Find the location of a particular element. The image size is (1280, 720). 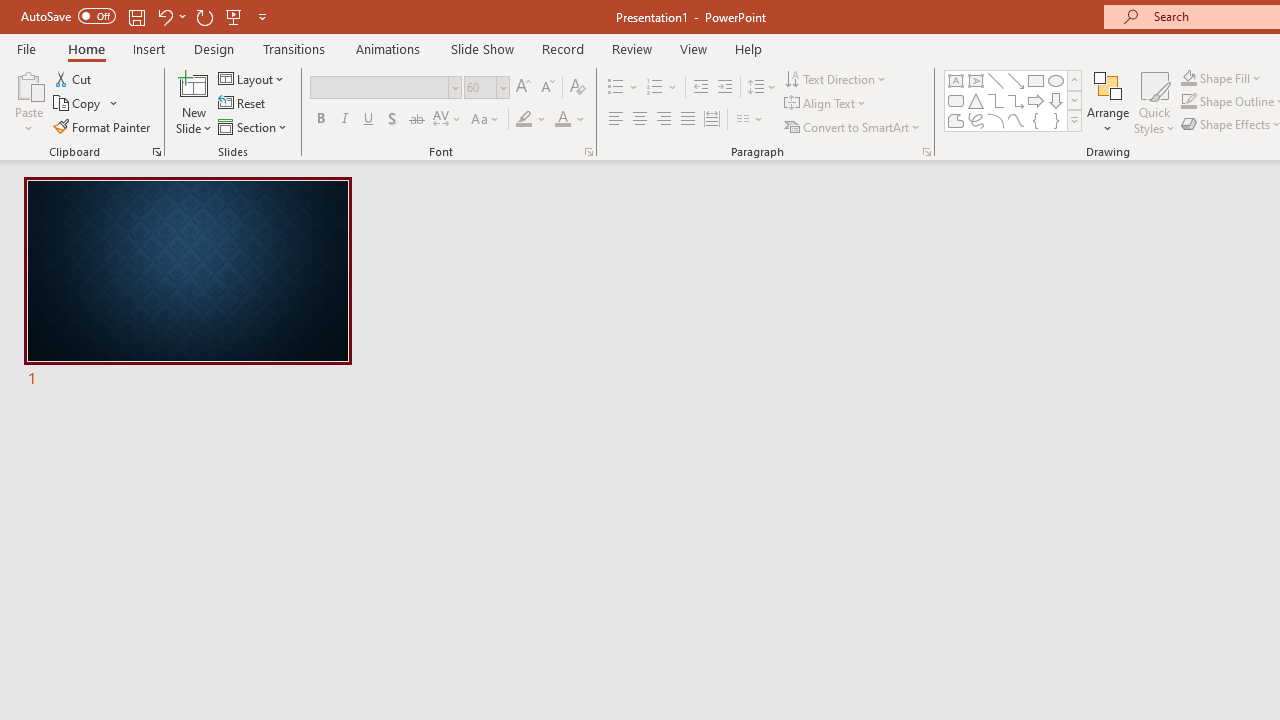

'Arrange' is located at coordinates (1107, 103).